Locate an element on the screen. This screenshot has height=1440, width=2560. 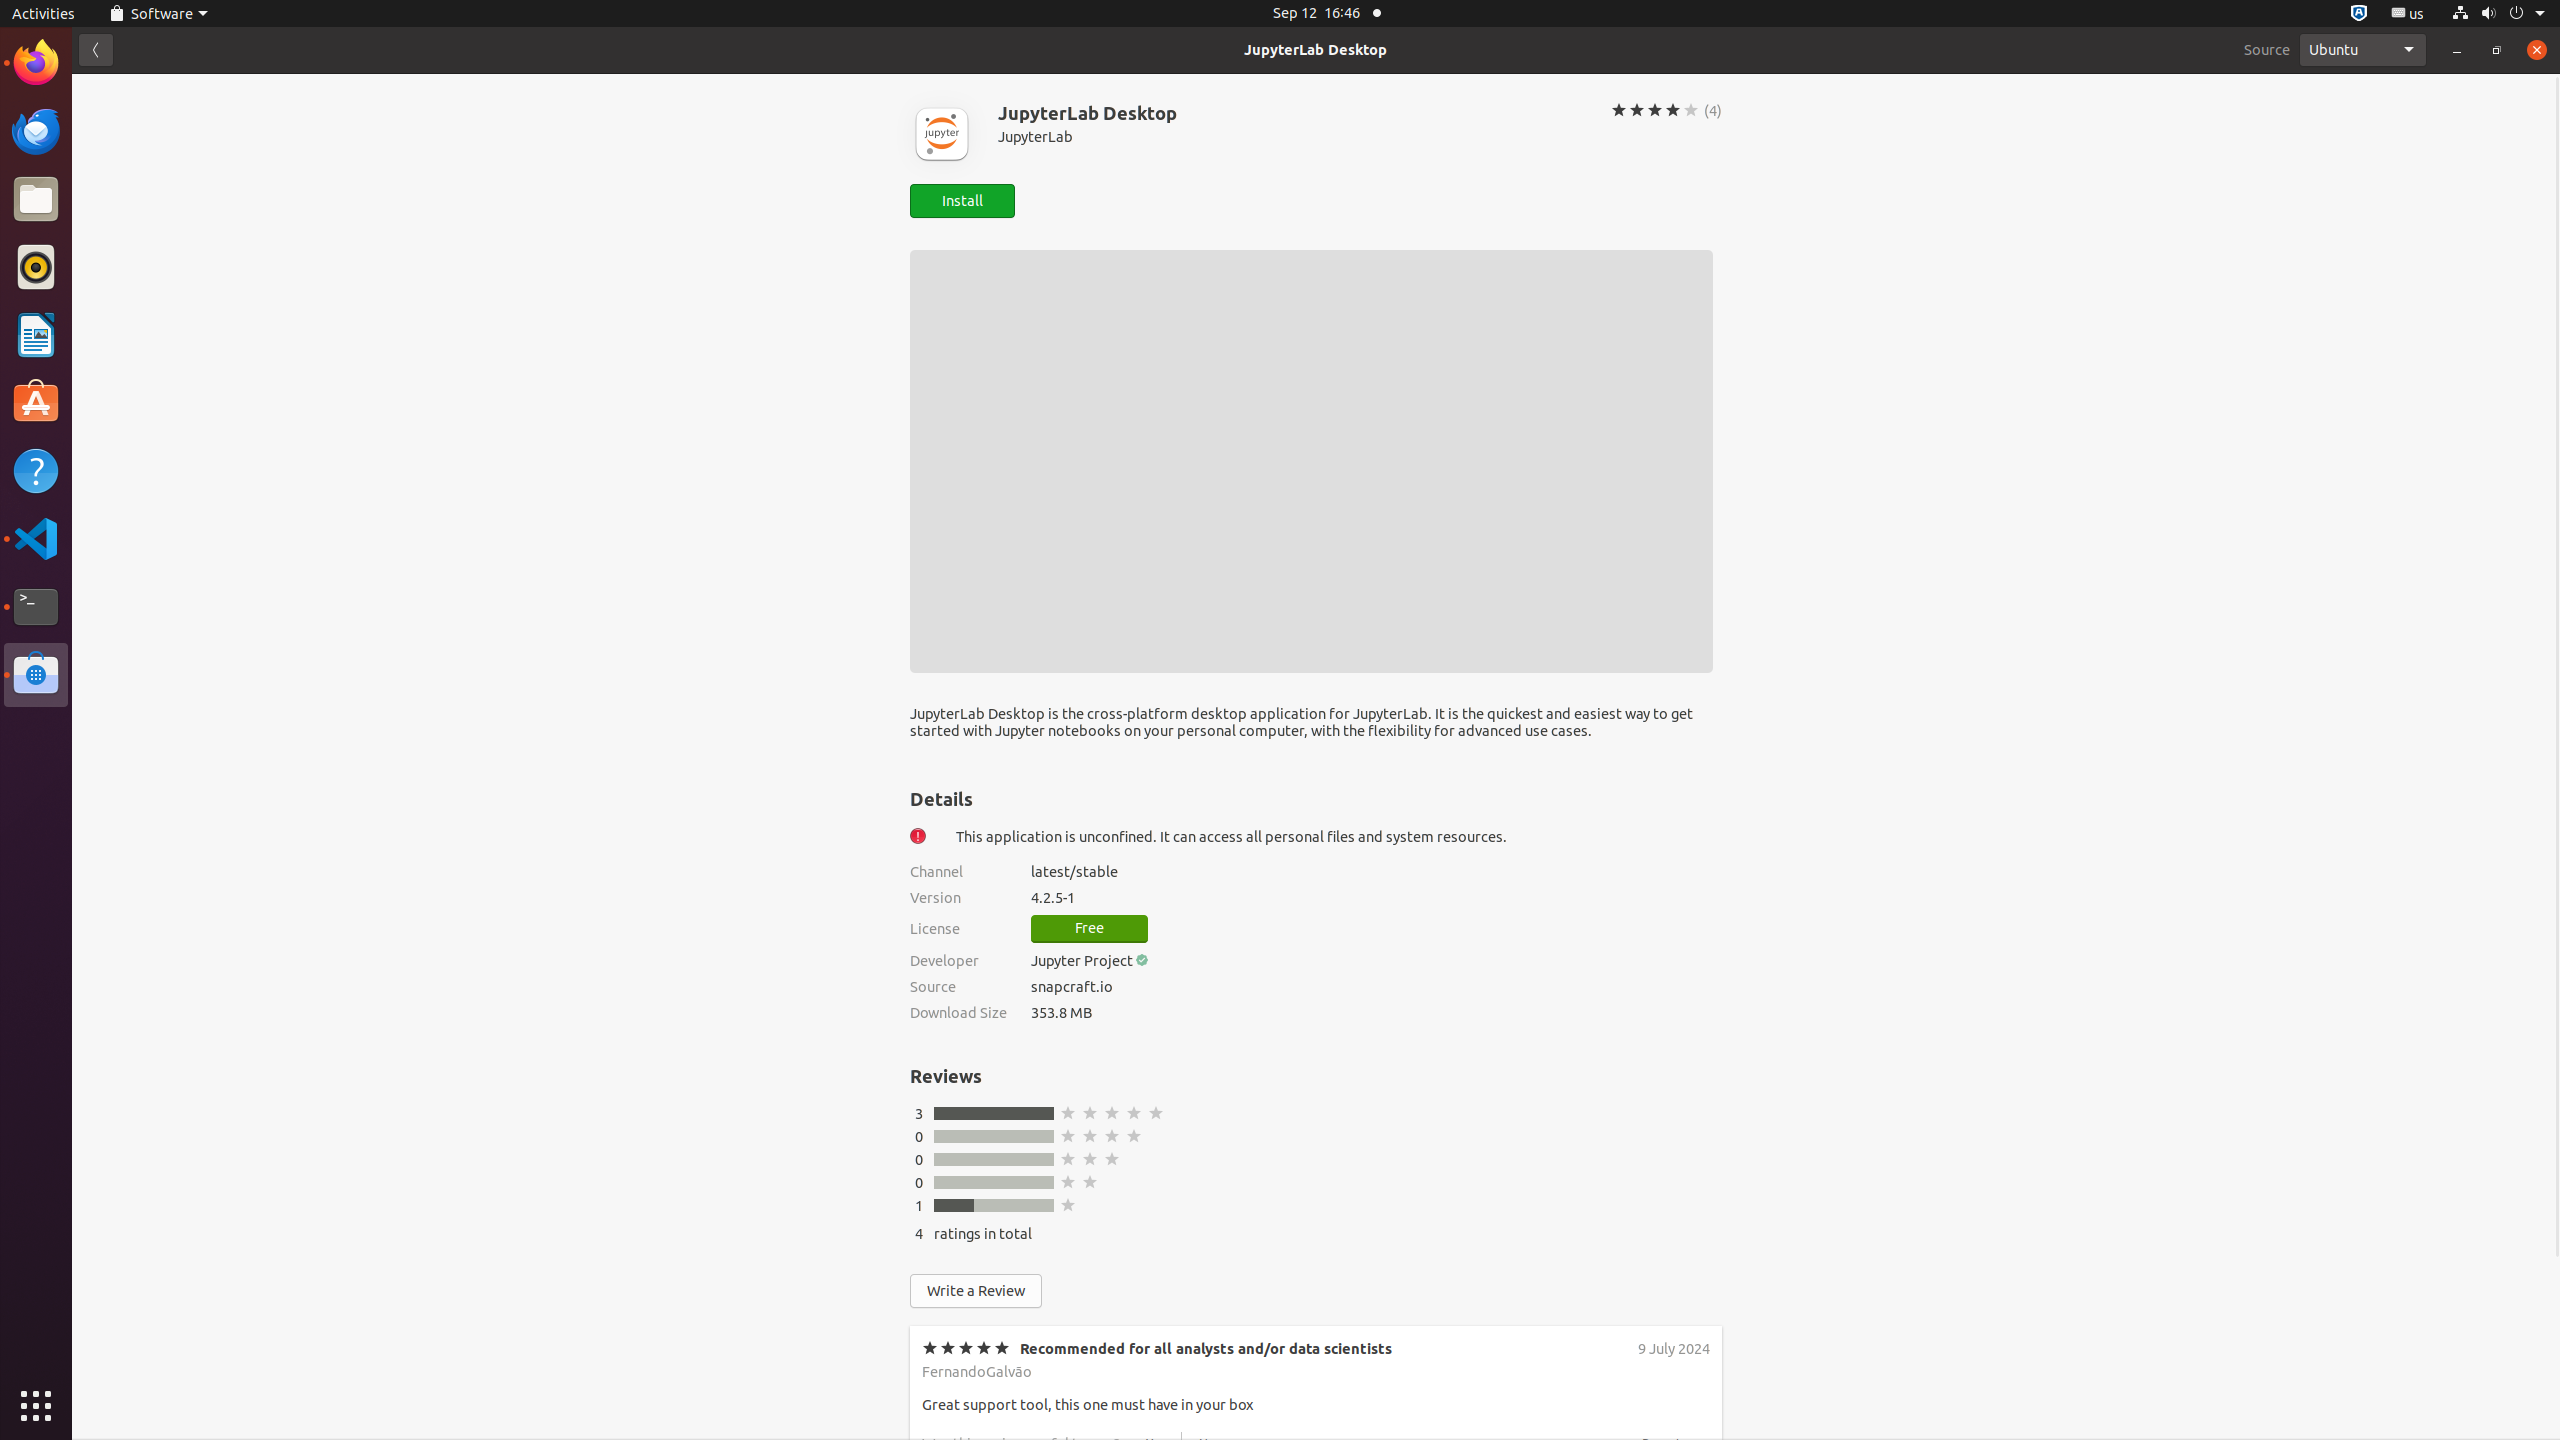
'Download Size' is located at coordinates (957, 1011).